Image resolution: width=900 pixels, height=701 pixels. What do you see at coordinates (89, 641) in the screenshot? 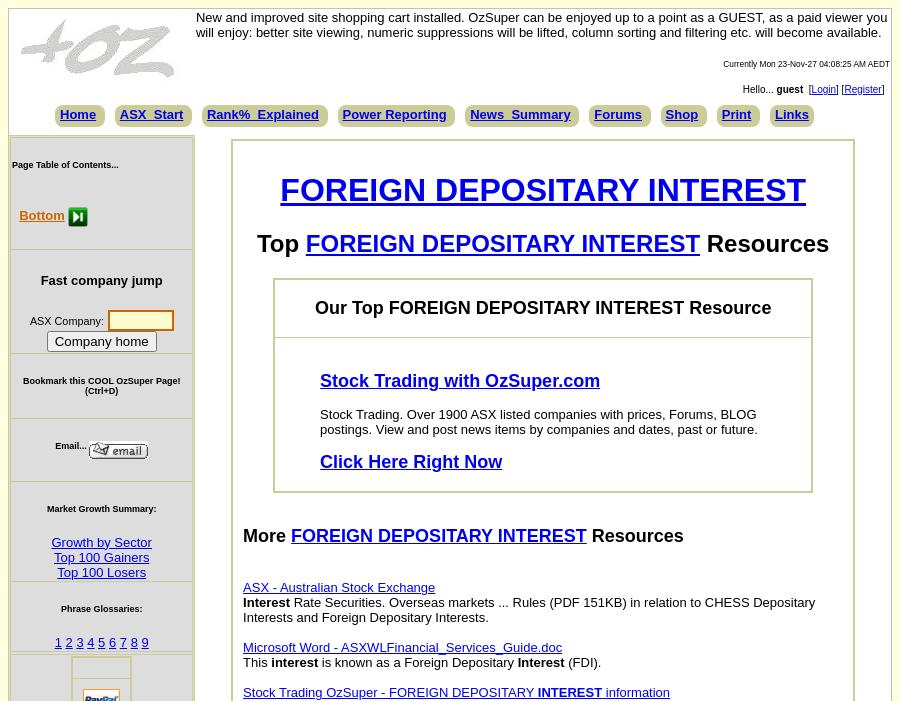
I see `'4'` at bounding box center [89, 641].